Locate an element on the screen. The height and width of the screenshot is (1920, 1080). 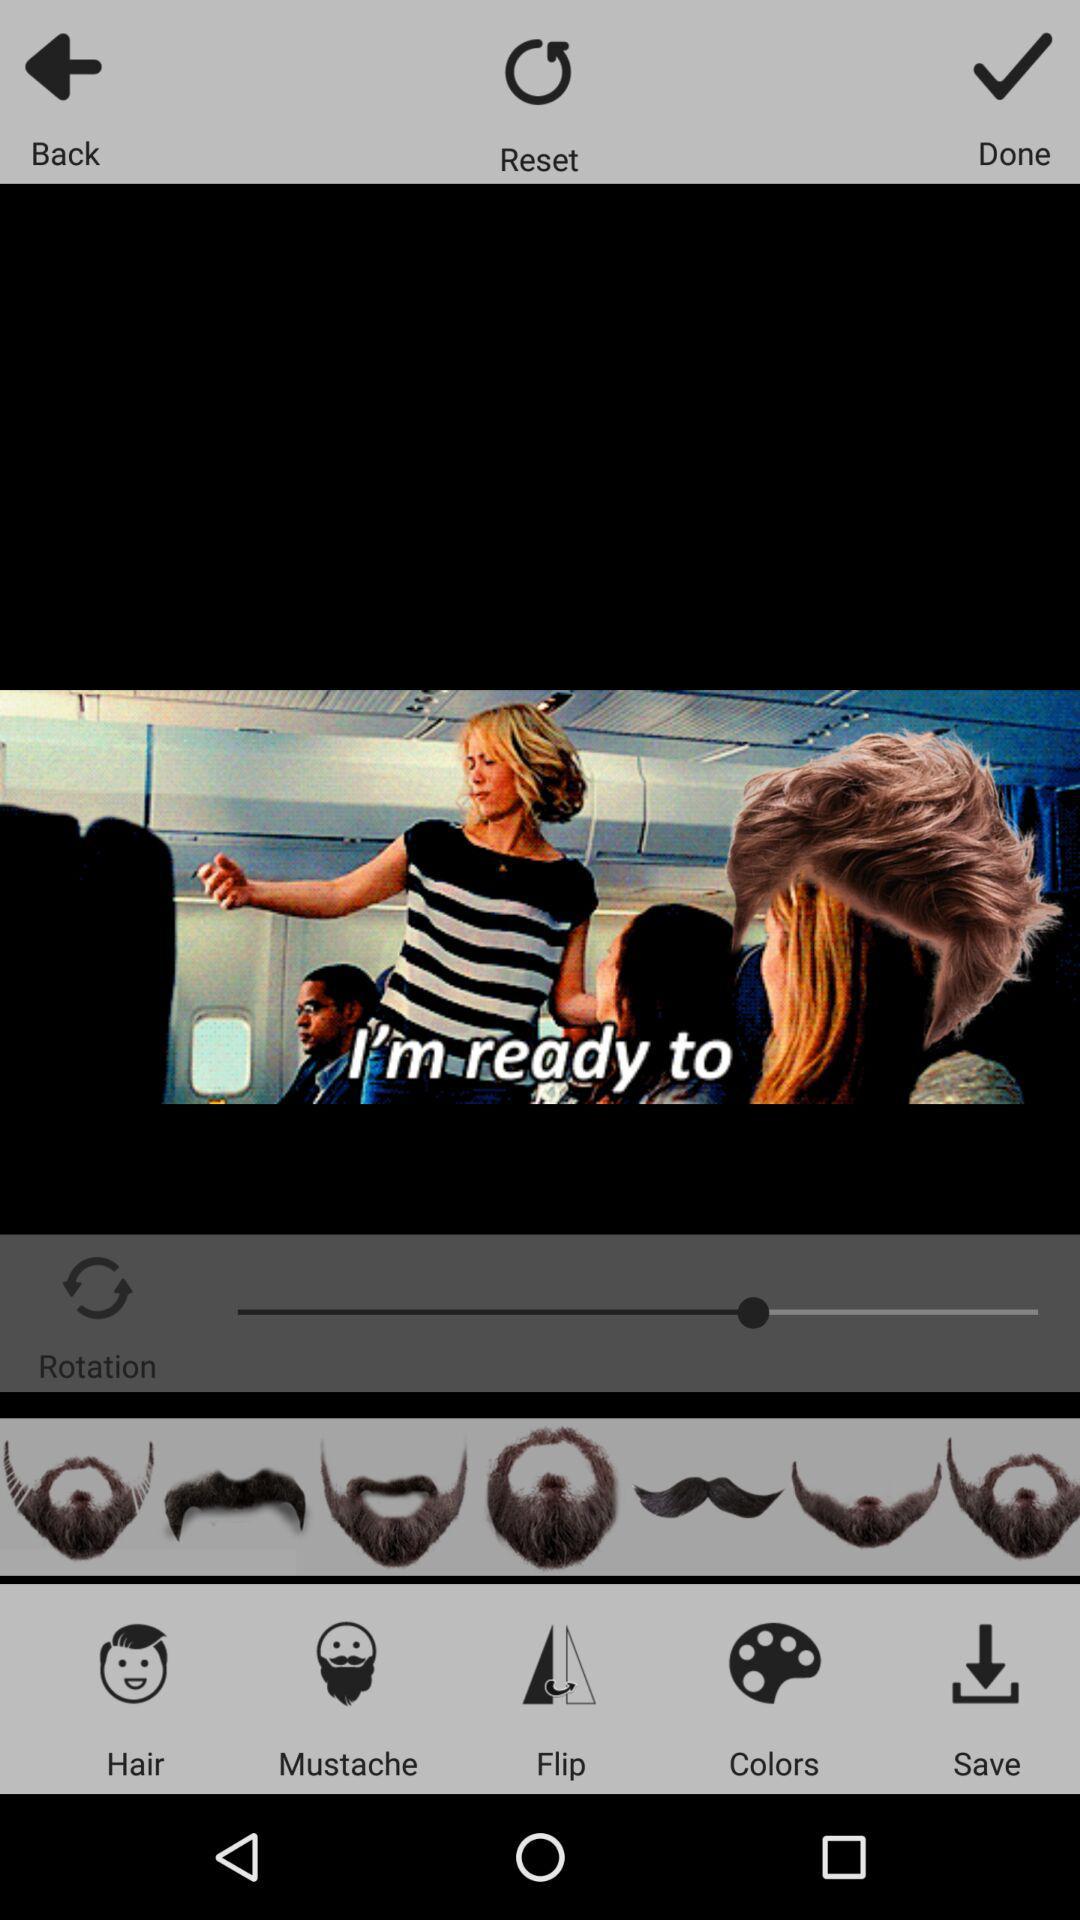
download option is located at coordinates (986, 1662).